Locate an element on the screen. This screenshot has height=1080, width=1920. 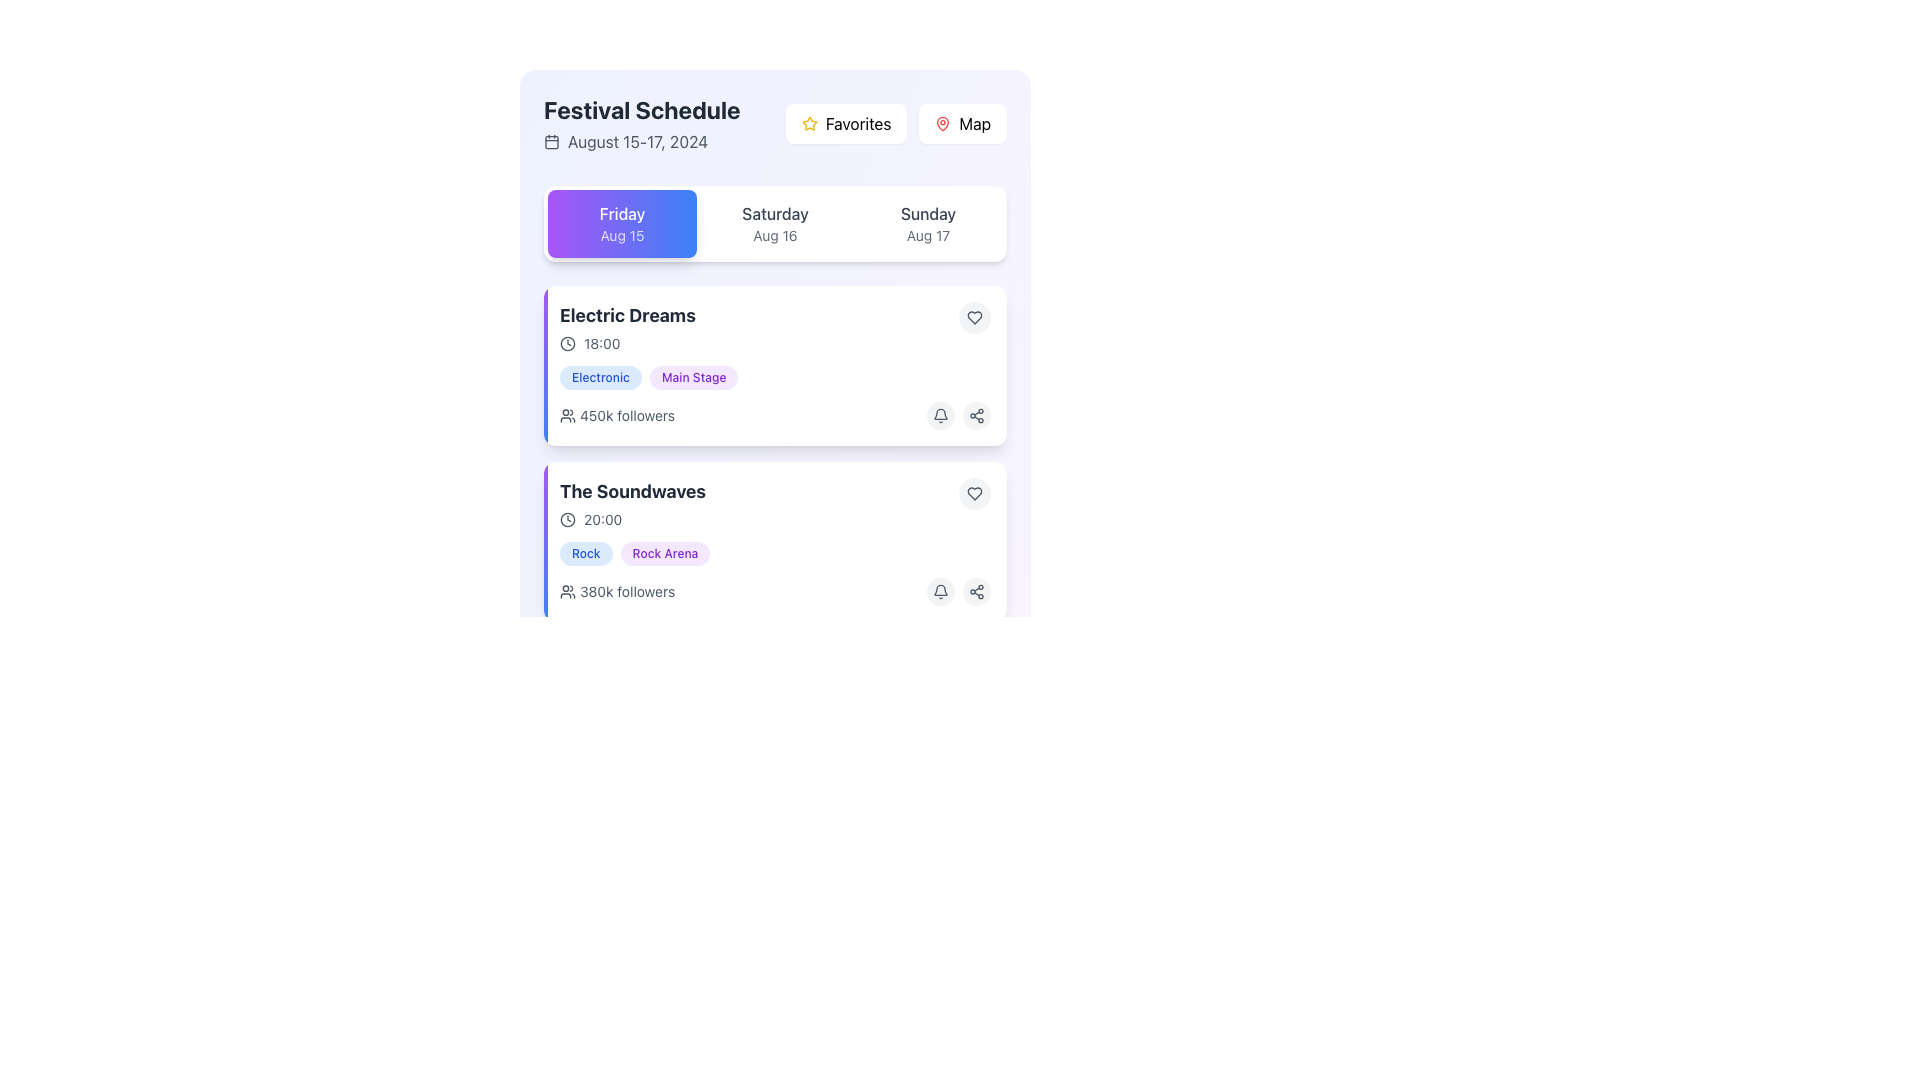
text label displaying 'Saturday' which is positioned at the top of the card for the day in the schedule, above the text 'Aug 16' is located at coordinates (774, 213).